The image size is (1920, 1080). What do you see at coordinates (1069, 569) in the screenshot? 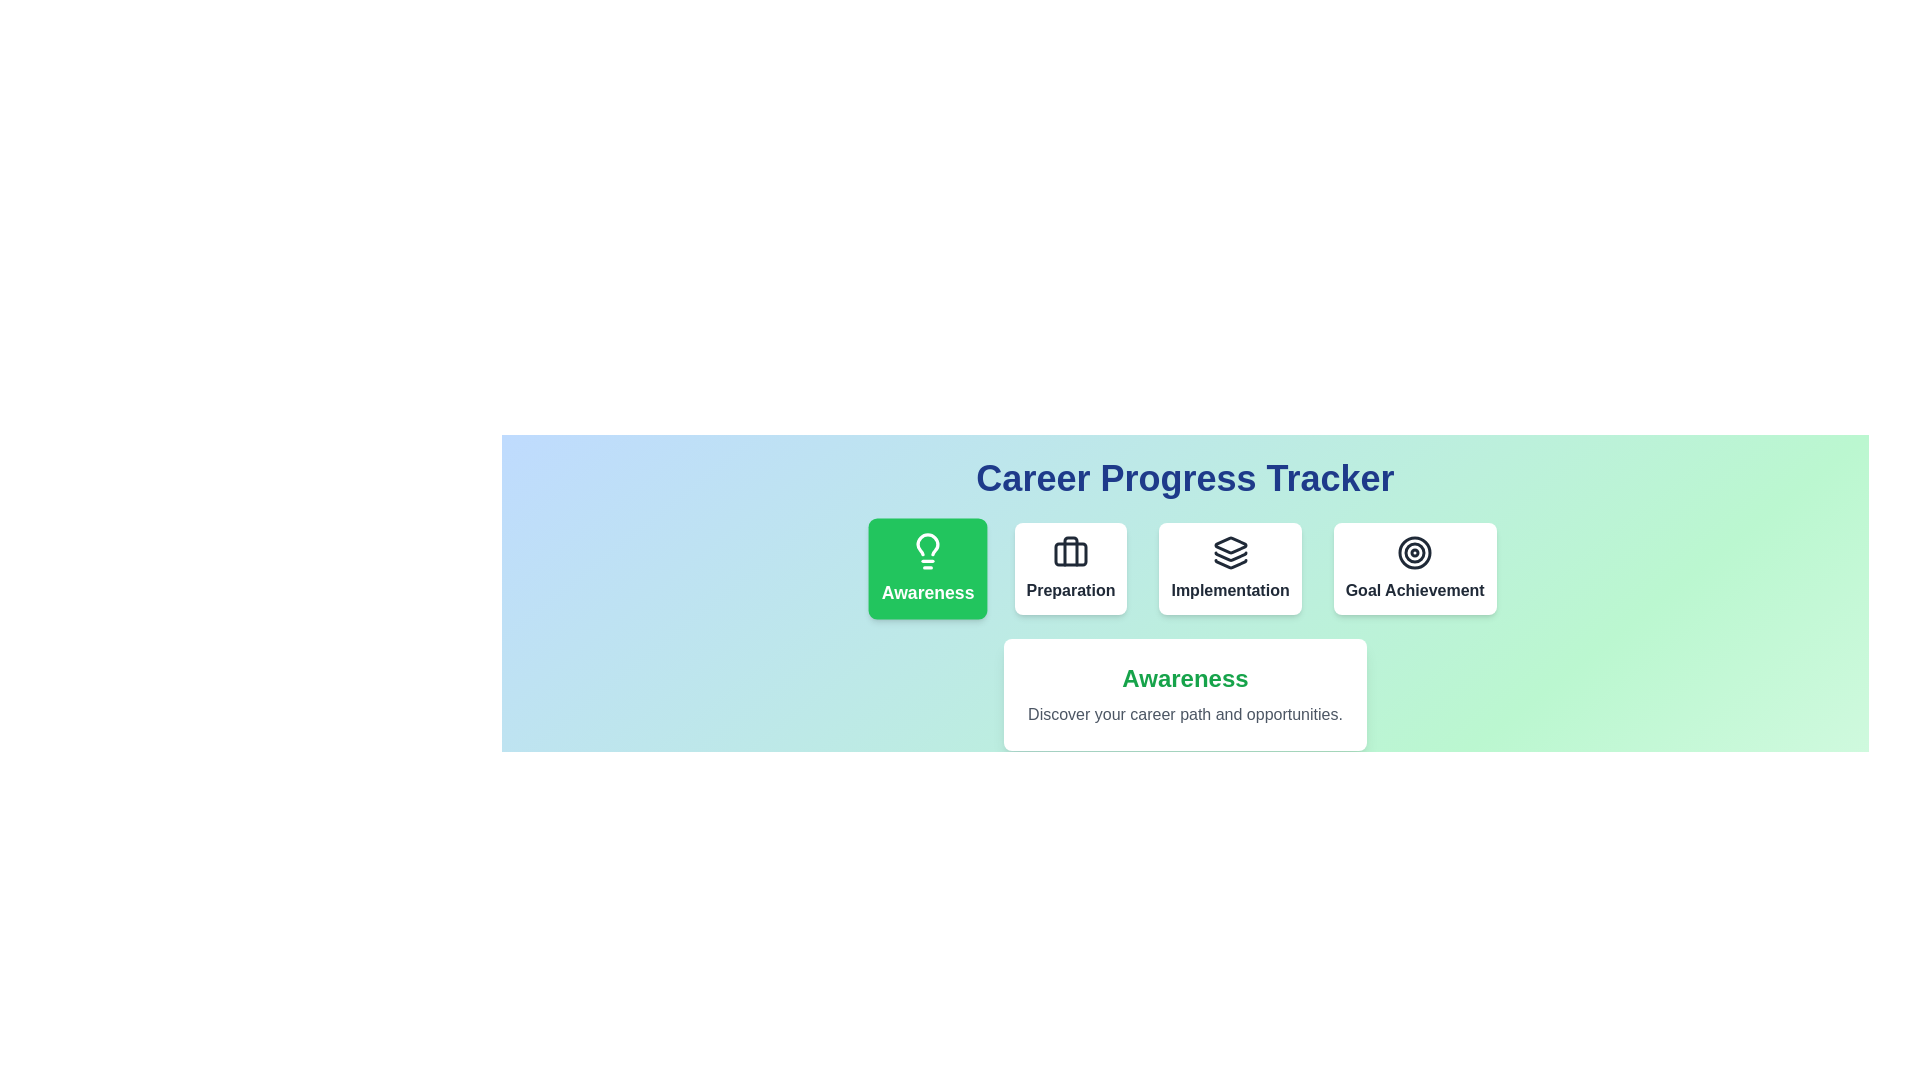
I see `the phase Preparation to highlight it` at bounding box center [1069, 569].